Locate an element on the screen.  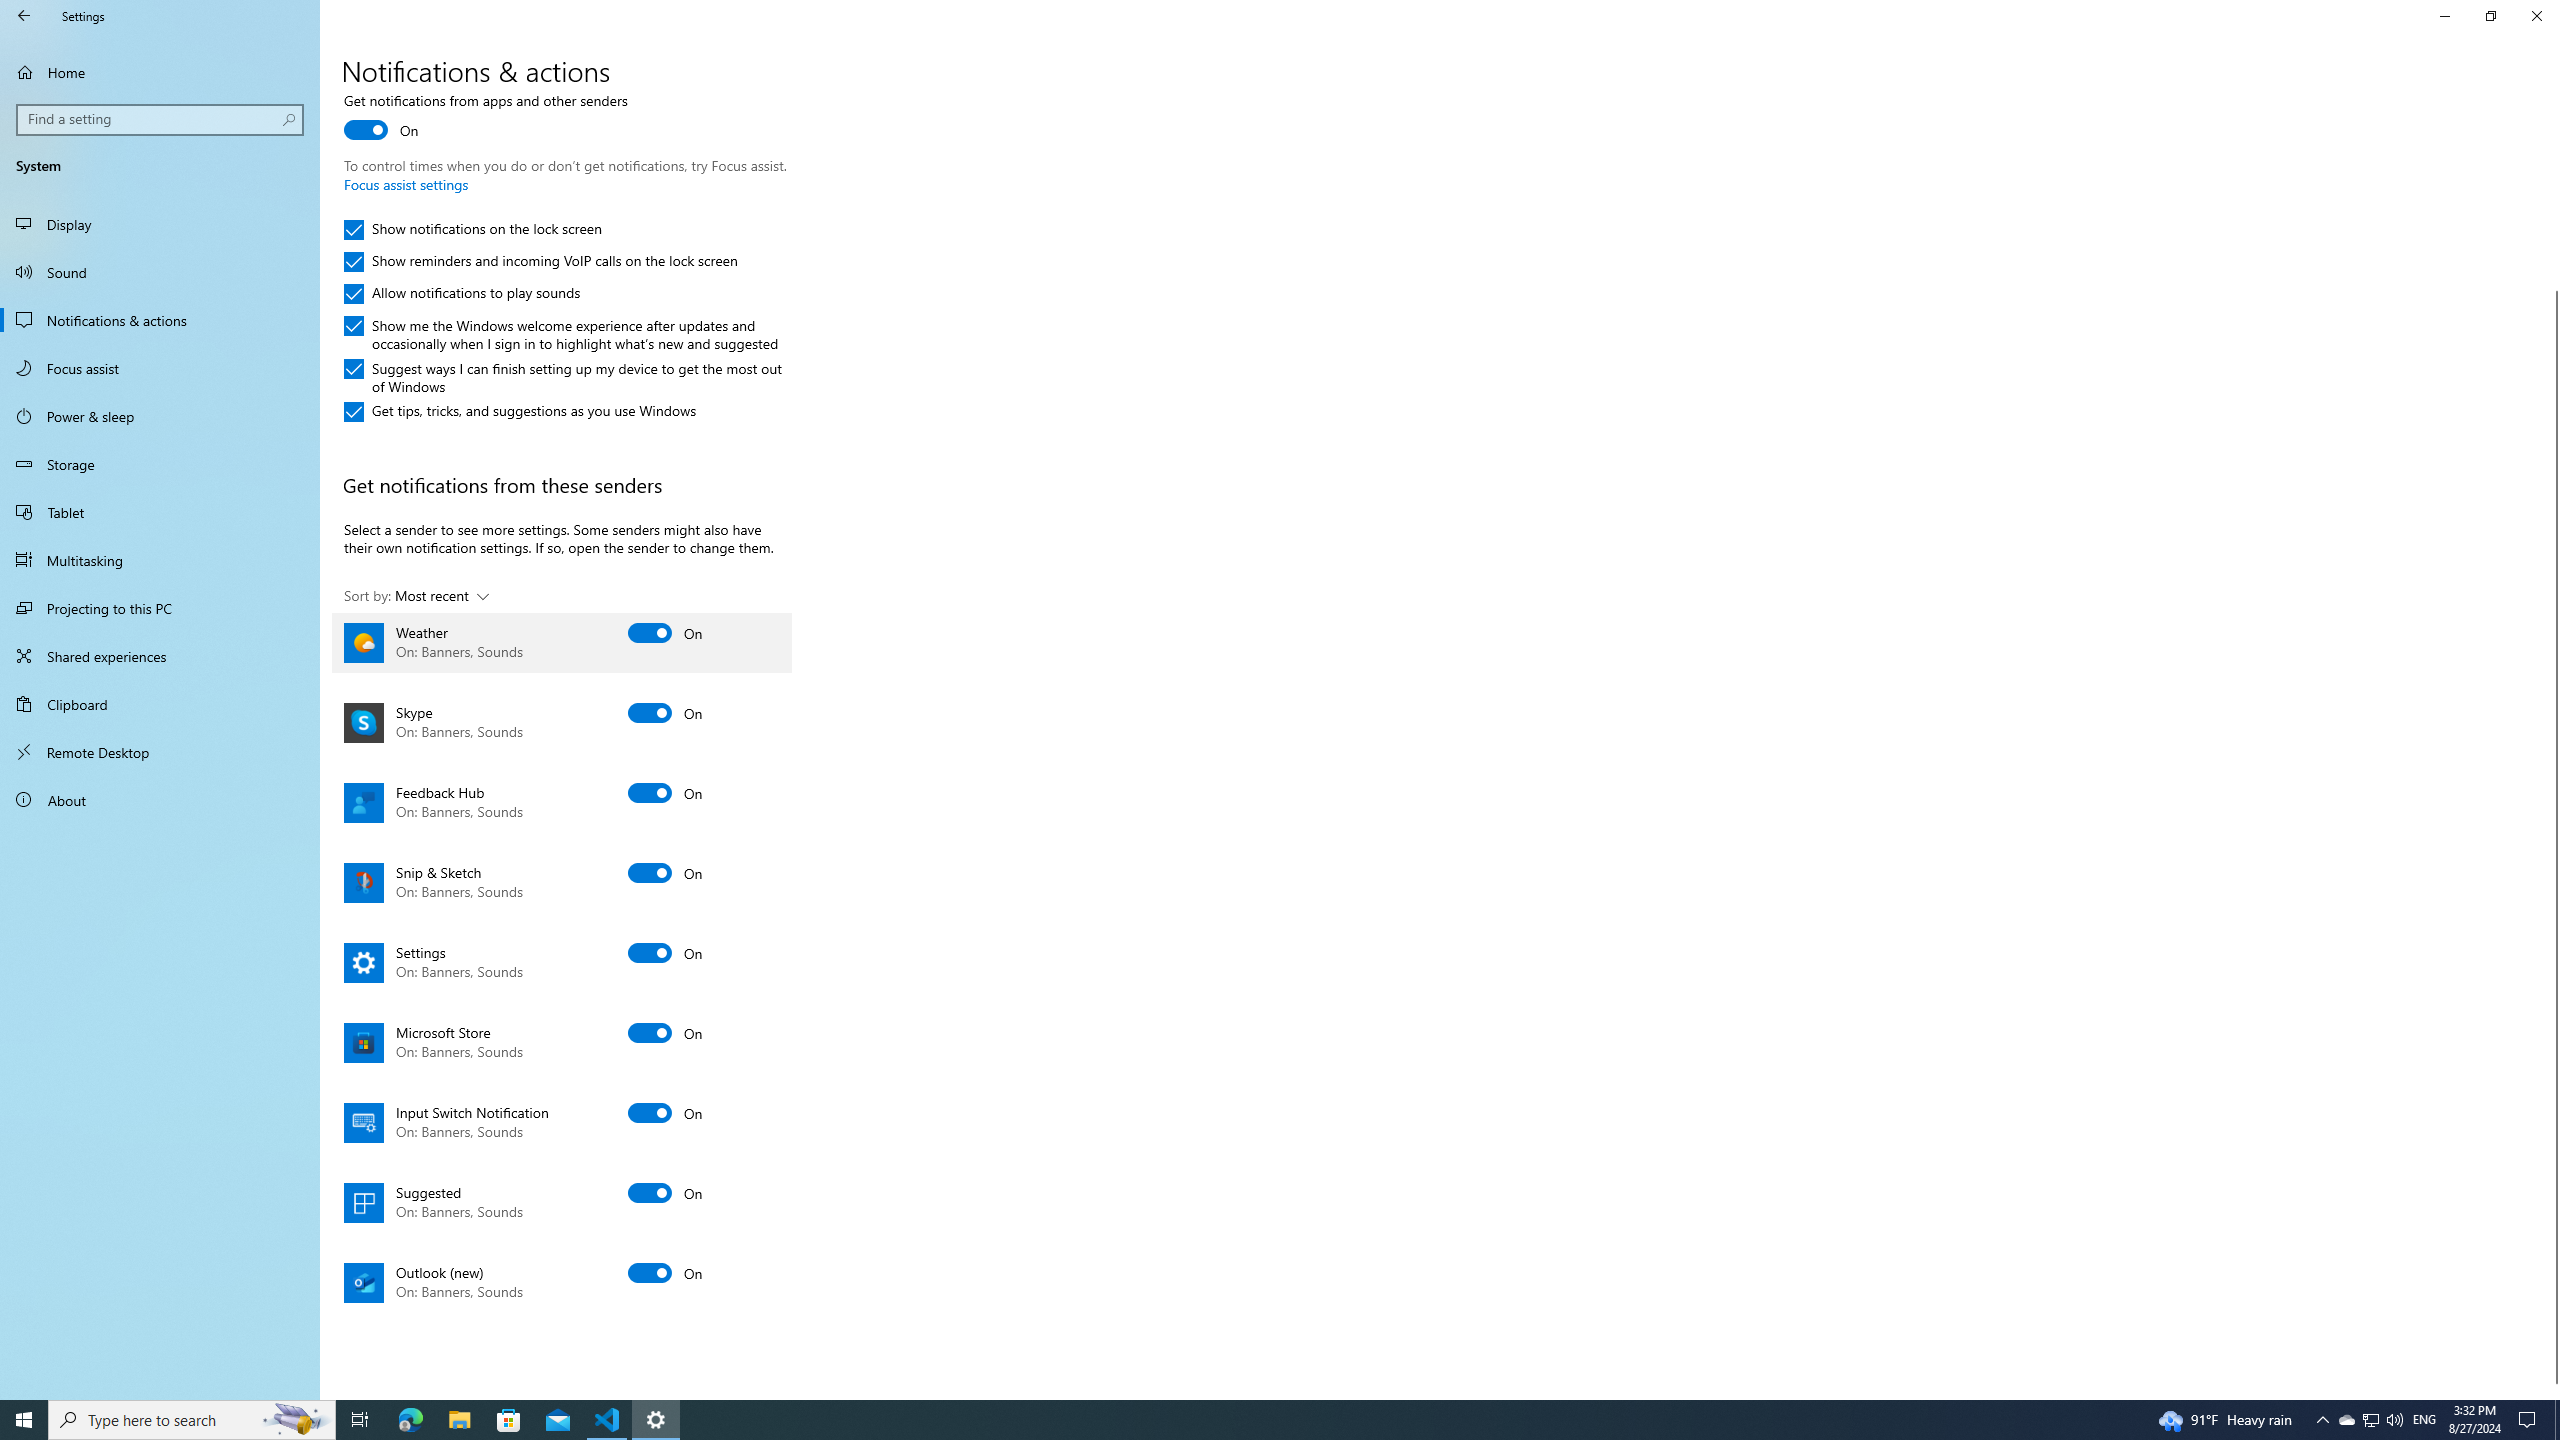
'About' is located at coordinates (159, 798).